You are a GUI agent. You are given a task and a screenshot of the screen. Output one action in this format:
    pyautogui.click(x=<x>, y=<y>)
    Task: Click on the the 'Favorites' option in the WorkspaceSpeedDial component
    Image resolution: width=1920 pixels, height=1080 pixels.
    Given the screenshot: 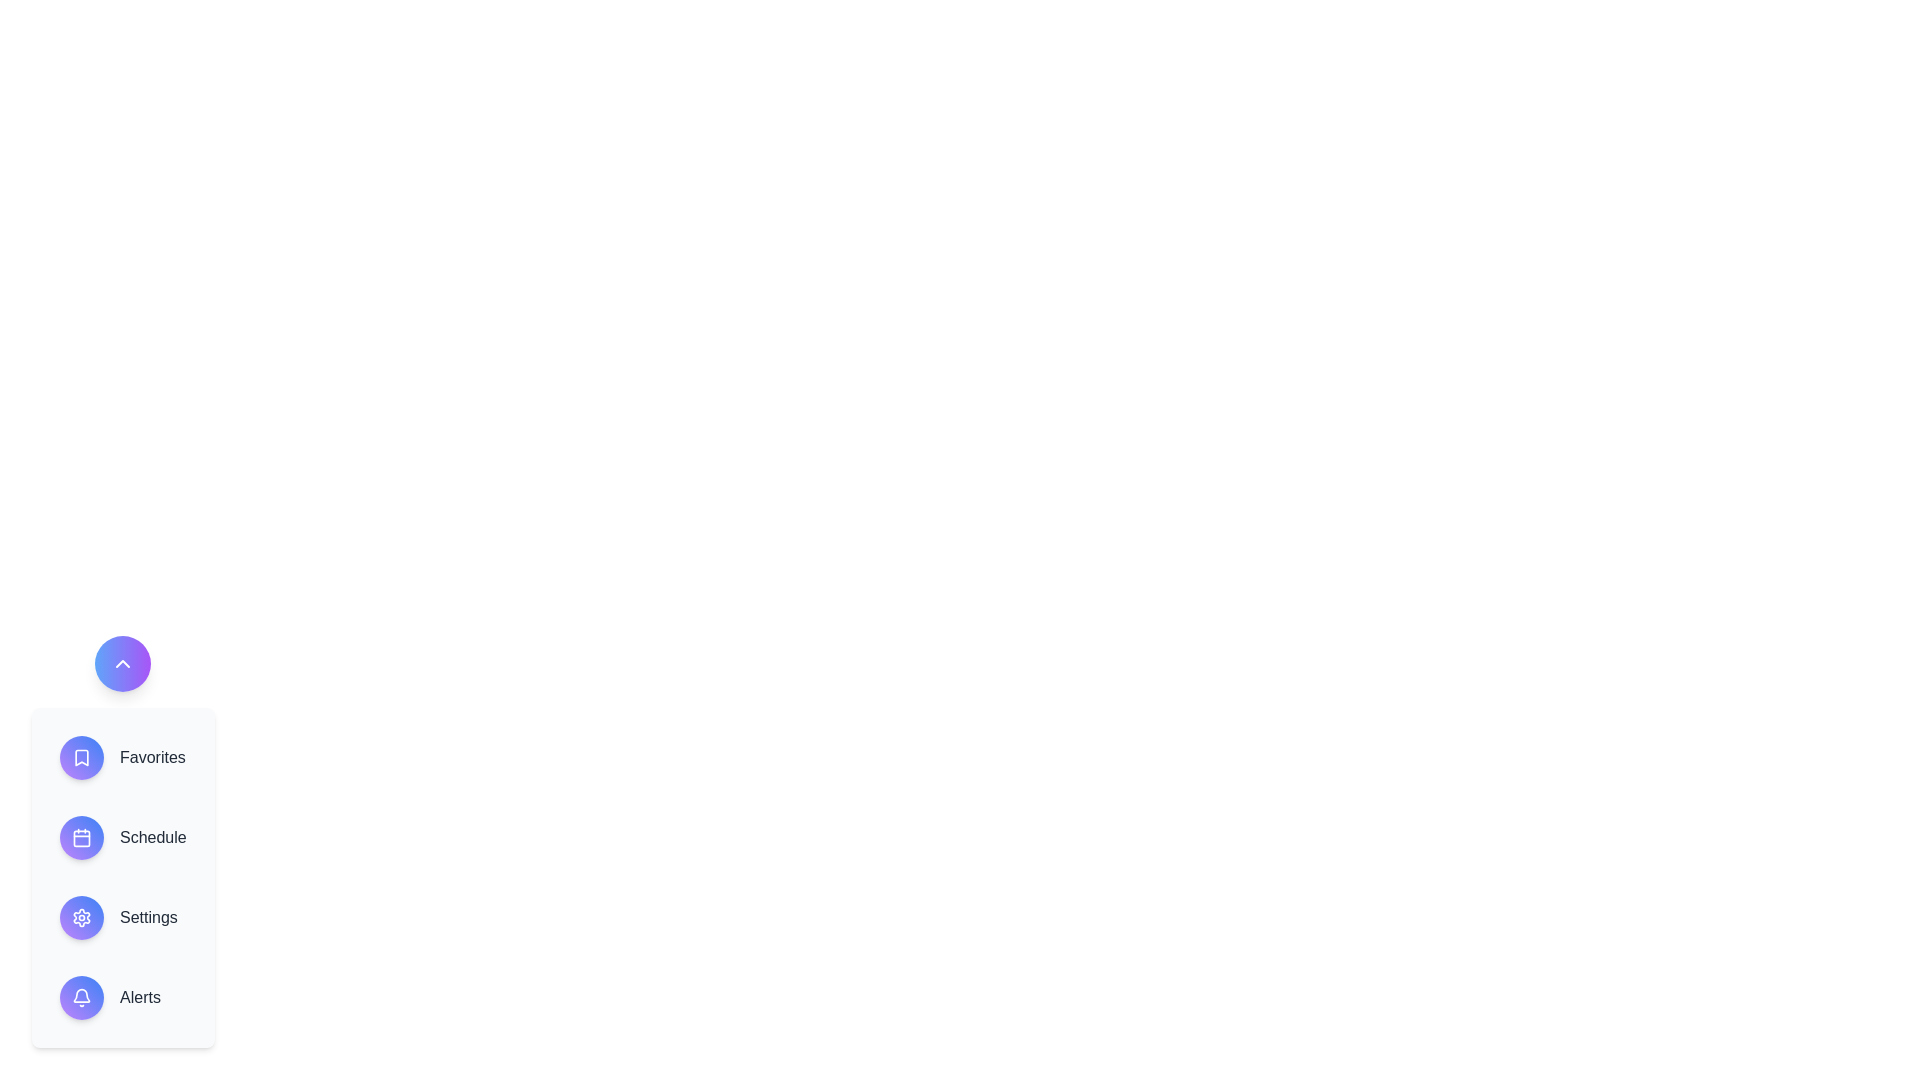 What is the action you would take?
    pyautogui.click(x=122, y=758)
    